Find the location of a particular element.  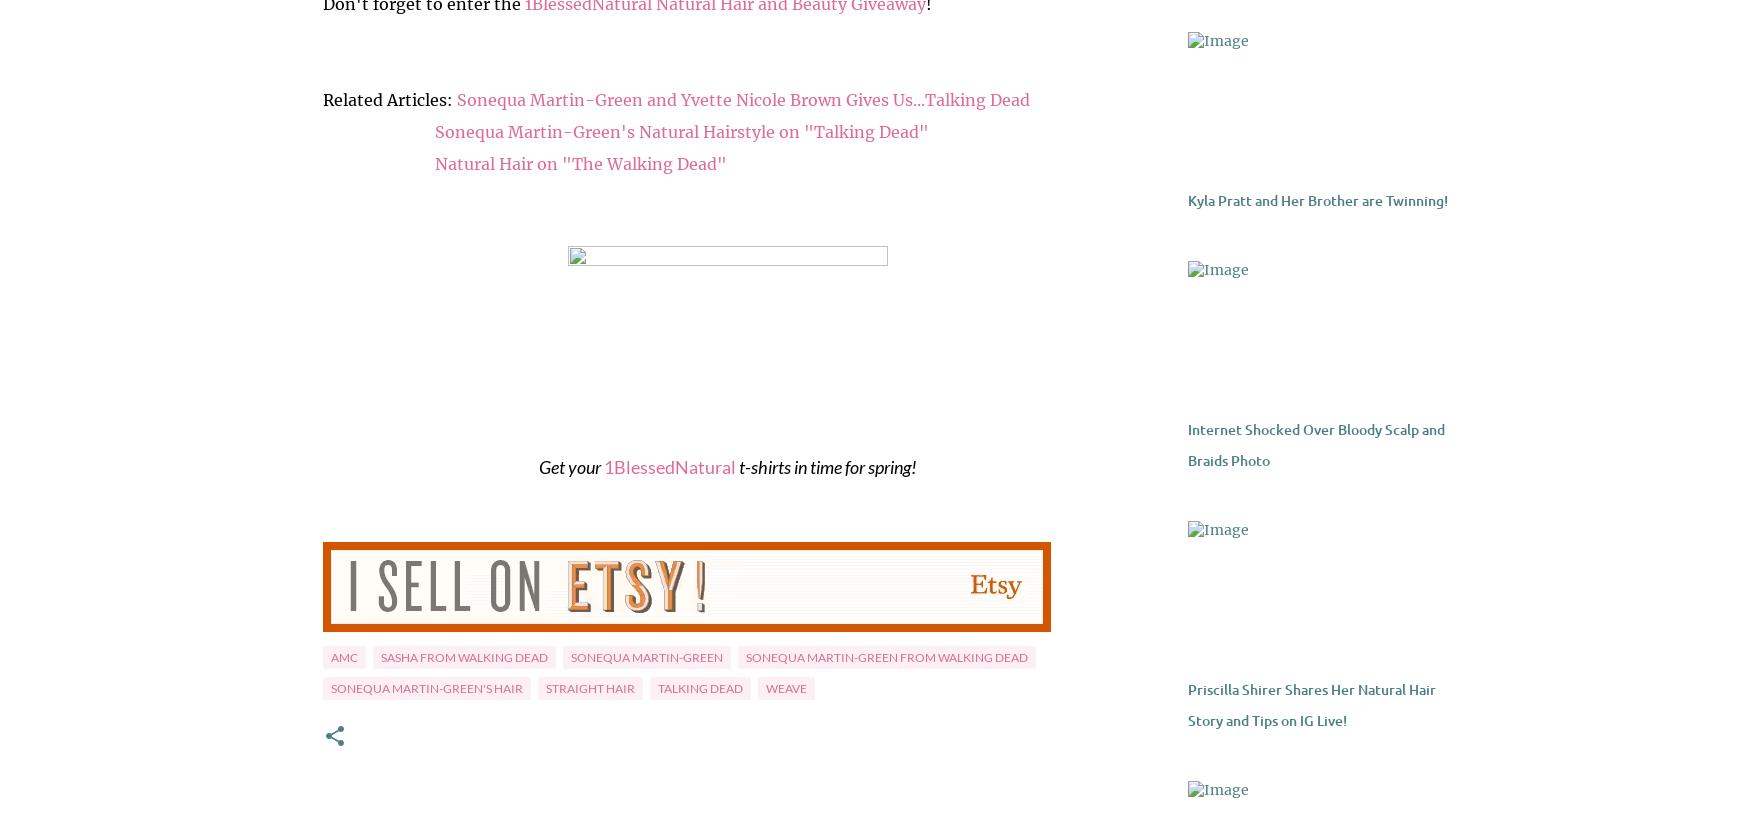

'Priscilla Shirer Shares Her Natural Hair Story and Tips on IG Live!' is located at coordinates (1309, 705).